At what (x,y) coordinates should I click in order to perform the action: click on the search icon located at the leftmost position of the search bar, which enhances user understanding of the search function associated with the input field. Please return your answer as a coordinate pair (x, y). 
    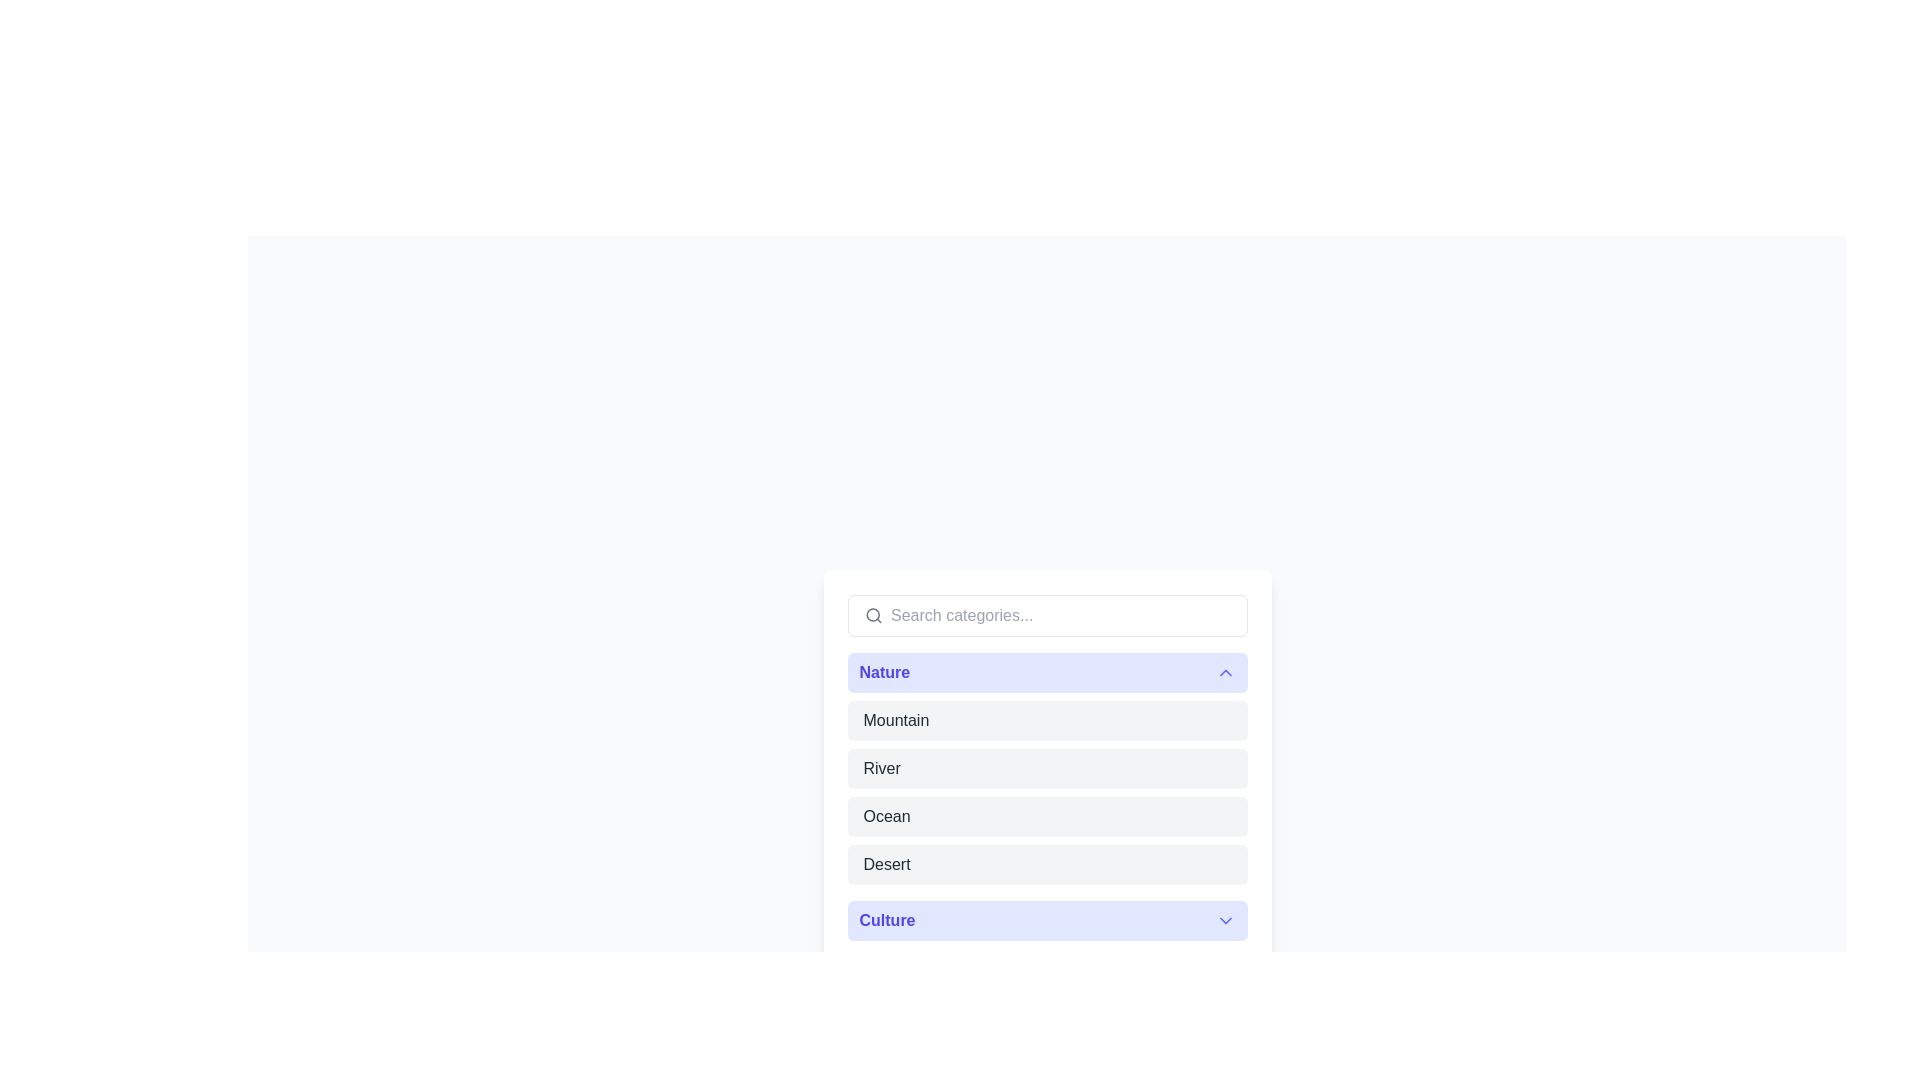
    Looking at the image, I should click on (873, 615).